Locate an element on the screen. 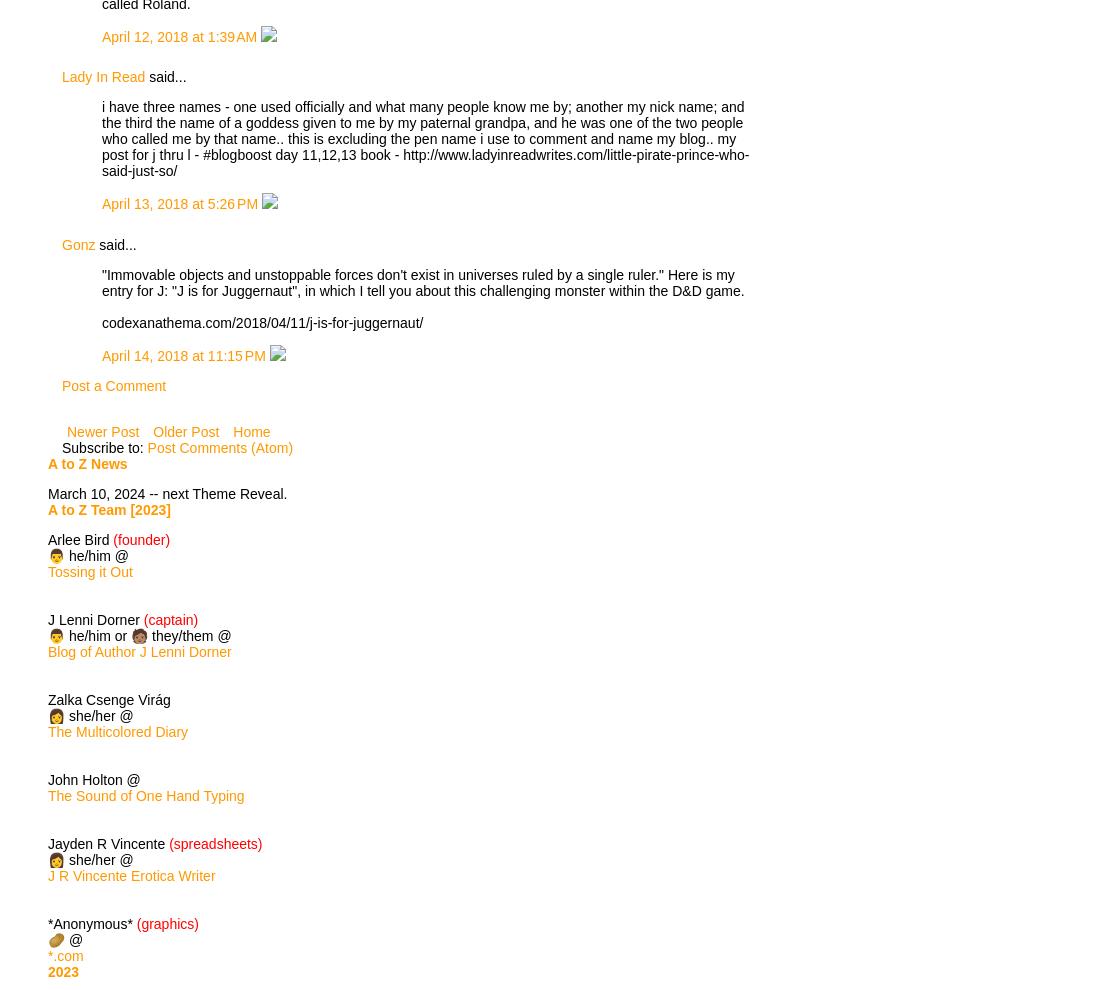  '(spreadsheets)' is located at coordinates (214, 843).